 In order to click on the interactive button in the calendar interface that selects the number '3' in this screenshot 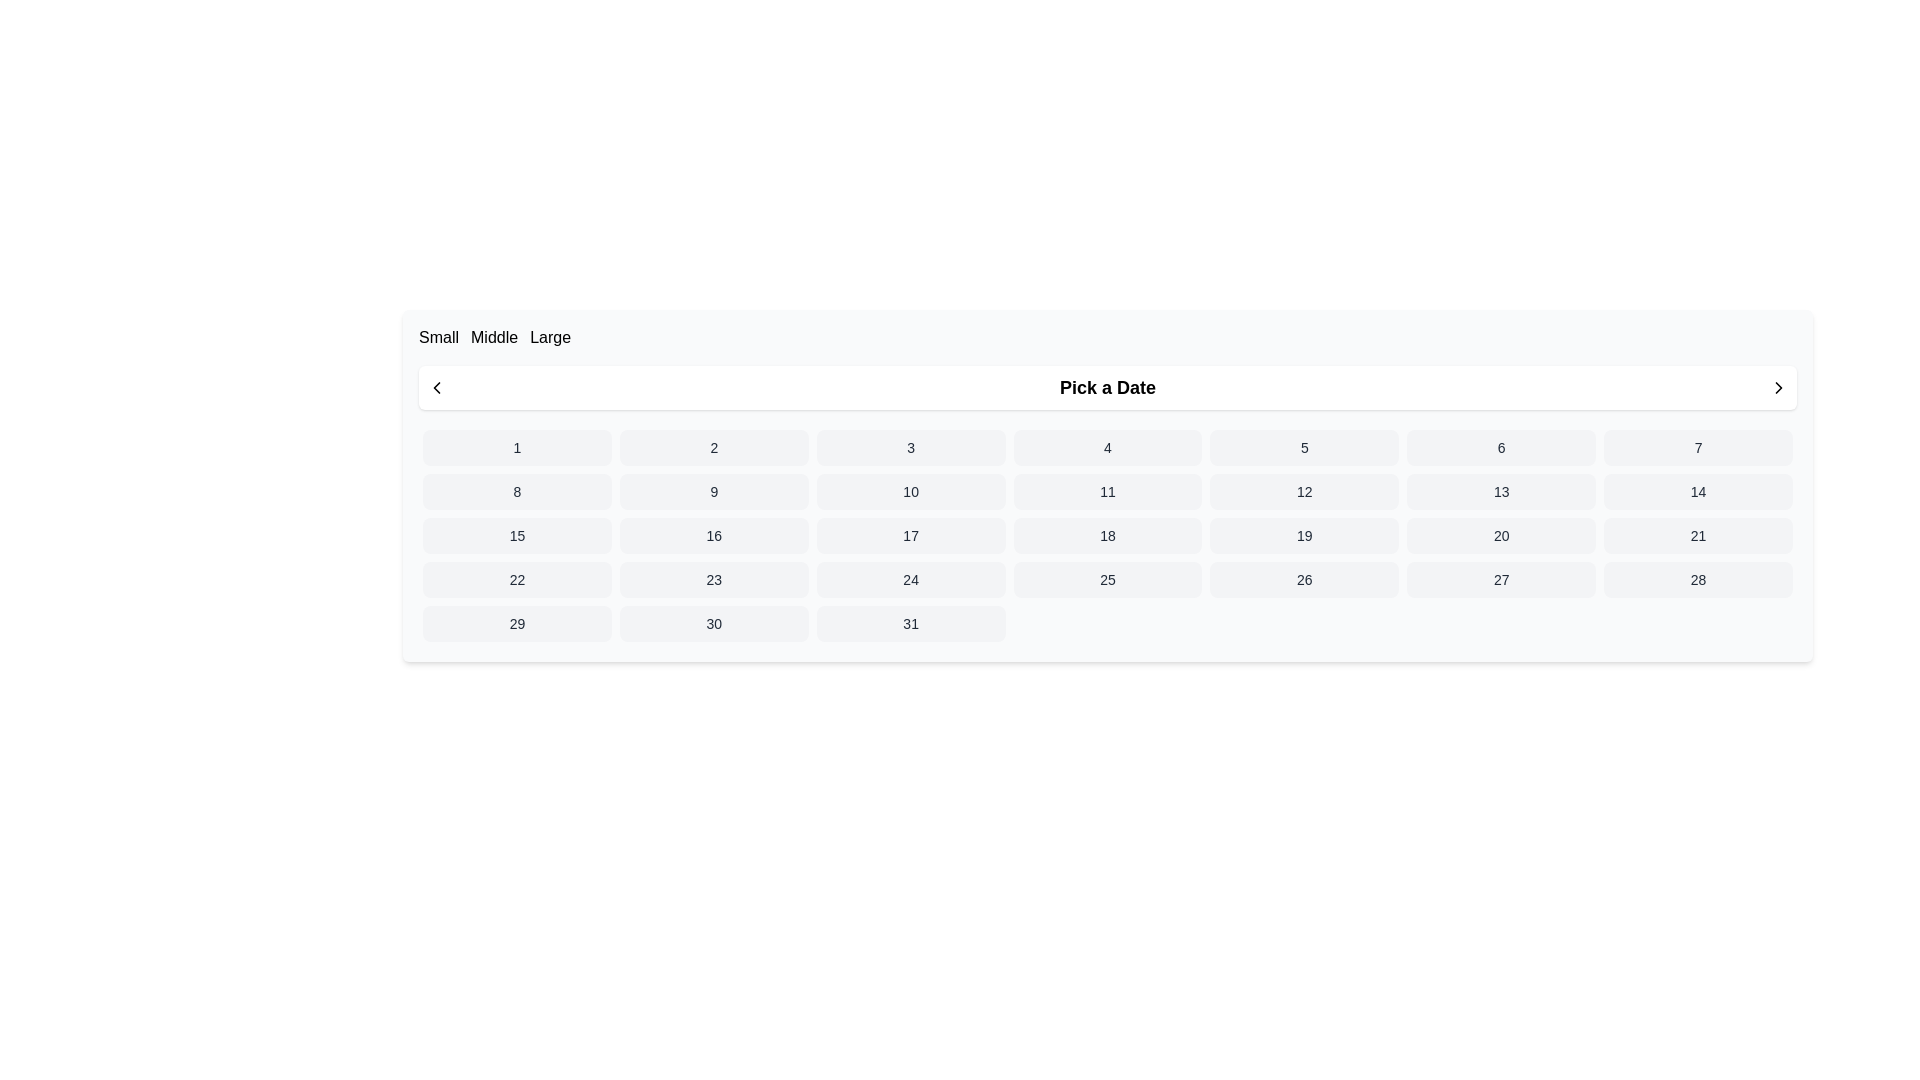, I will do `click(910, 446)`.